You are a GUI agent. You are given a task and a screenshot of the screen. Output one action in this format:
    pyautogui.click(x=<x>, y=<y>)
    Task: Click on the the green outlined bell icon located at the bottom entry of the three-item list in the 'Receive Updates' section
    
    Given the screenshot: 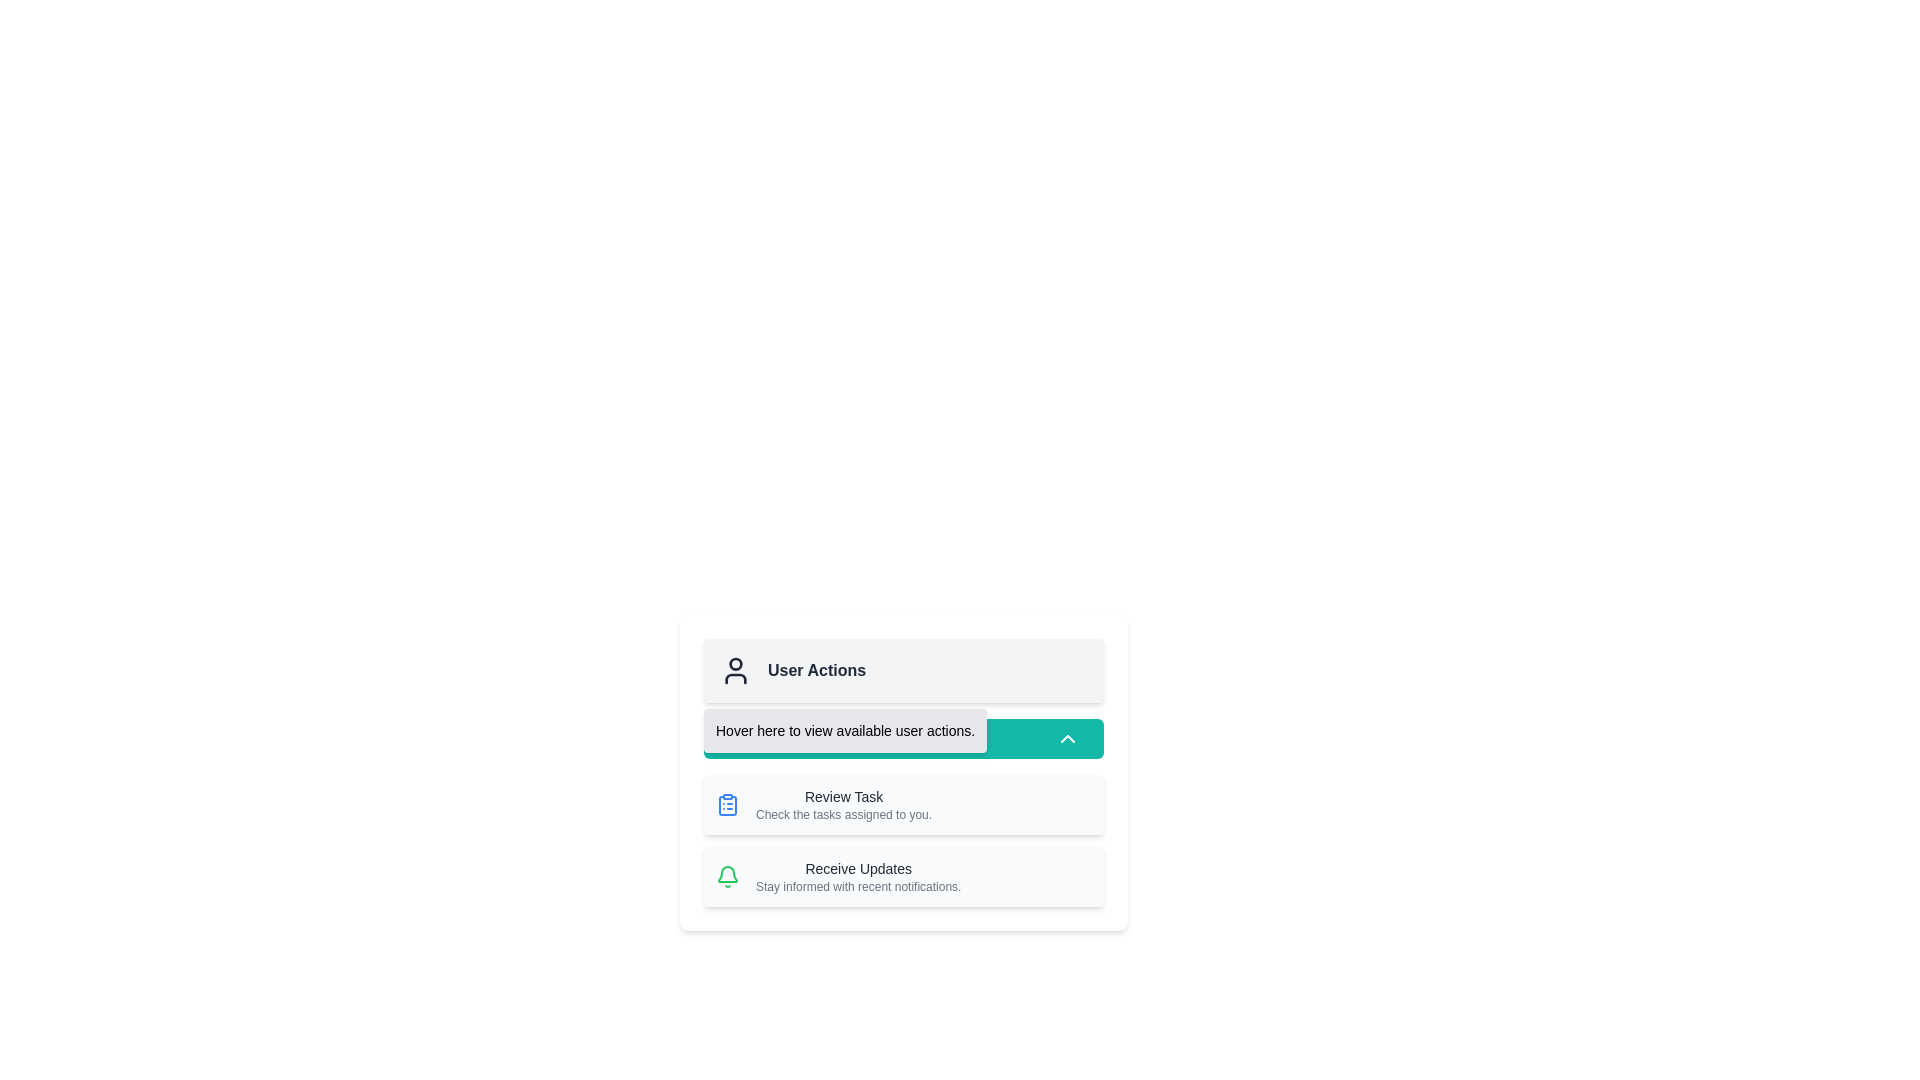 What is the action you would take?
    pyautogui.click(x=727, y=875)
    